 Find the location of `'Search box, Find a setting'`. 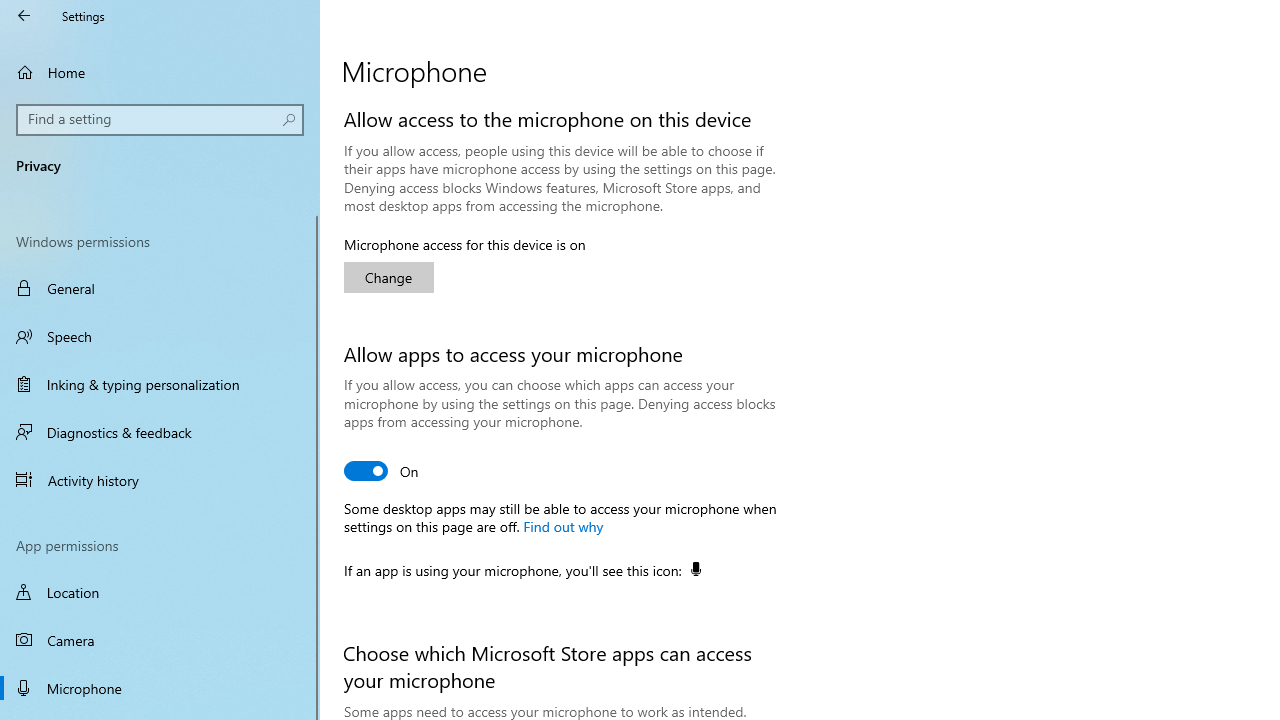

'Search box, Find a setting' is located at coordinates (160, 119).